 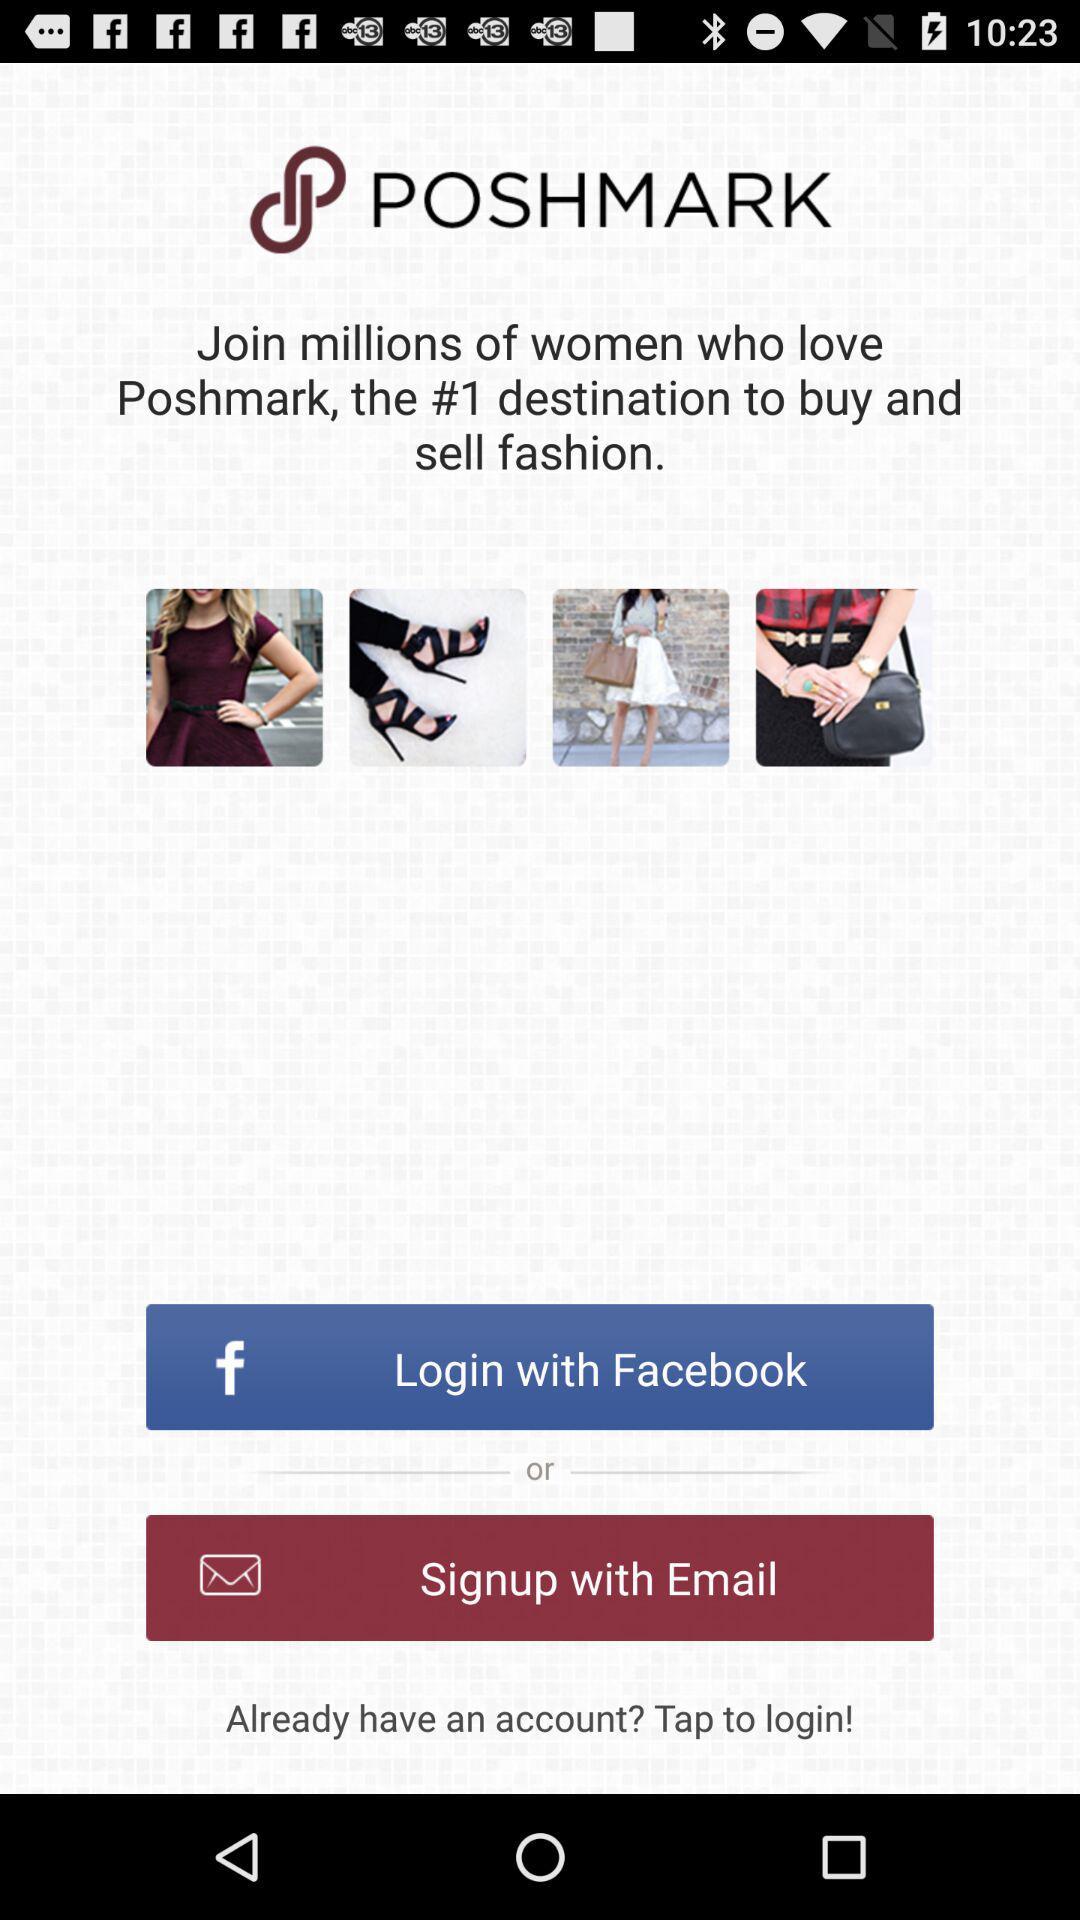 What do you see at coordinates (540, 1366) in the screenshot?
I see `the login with facebook` at bounding box center [540, 1366].